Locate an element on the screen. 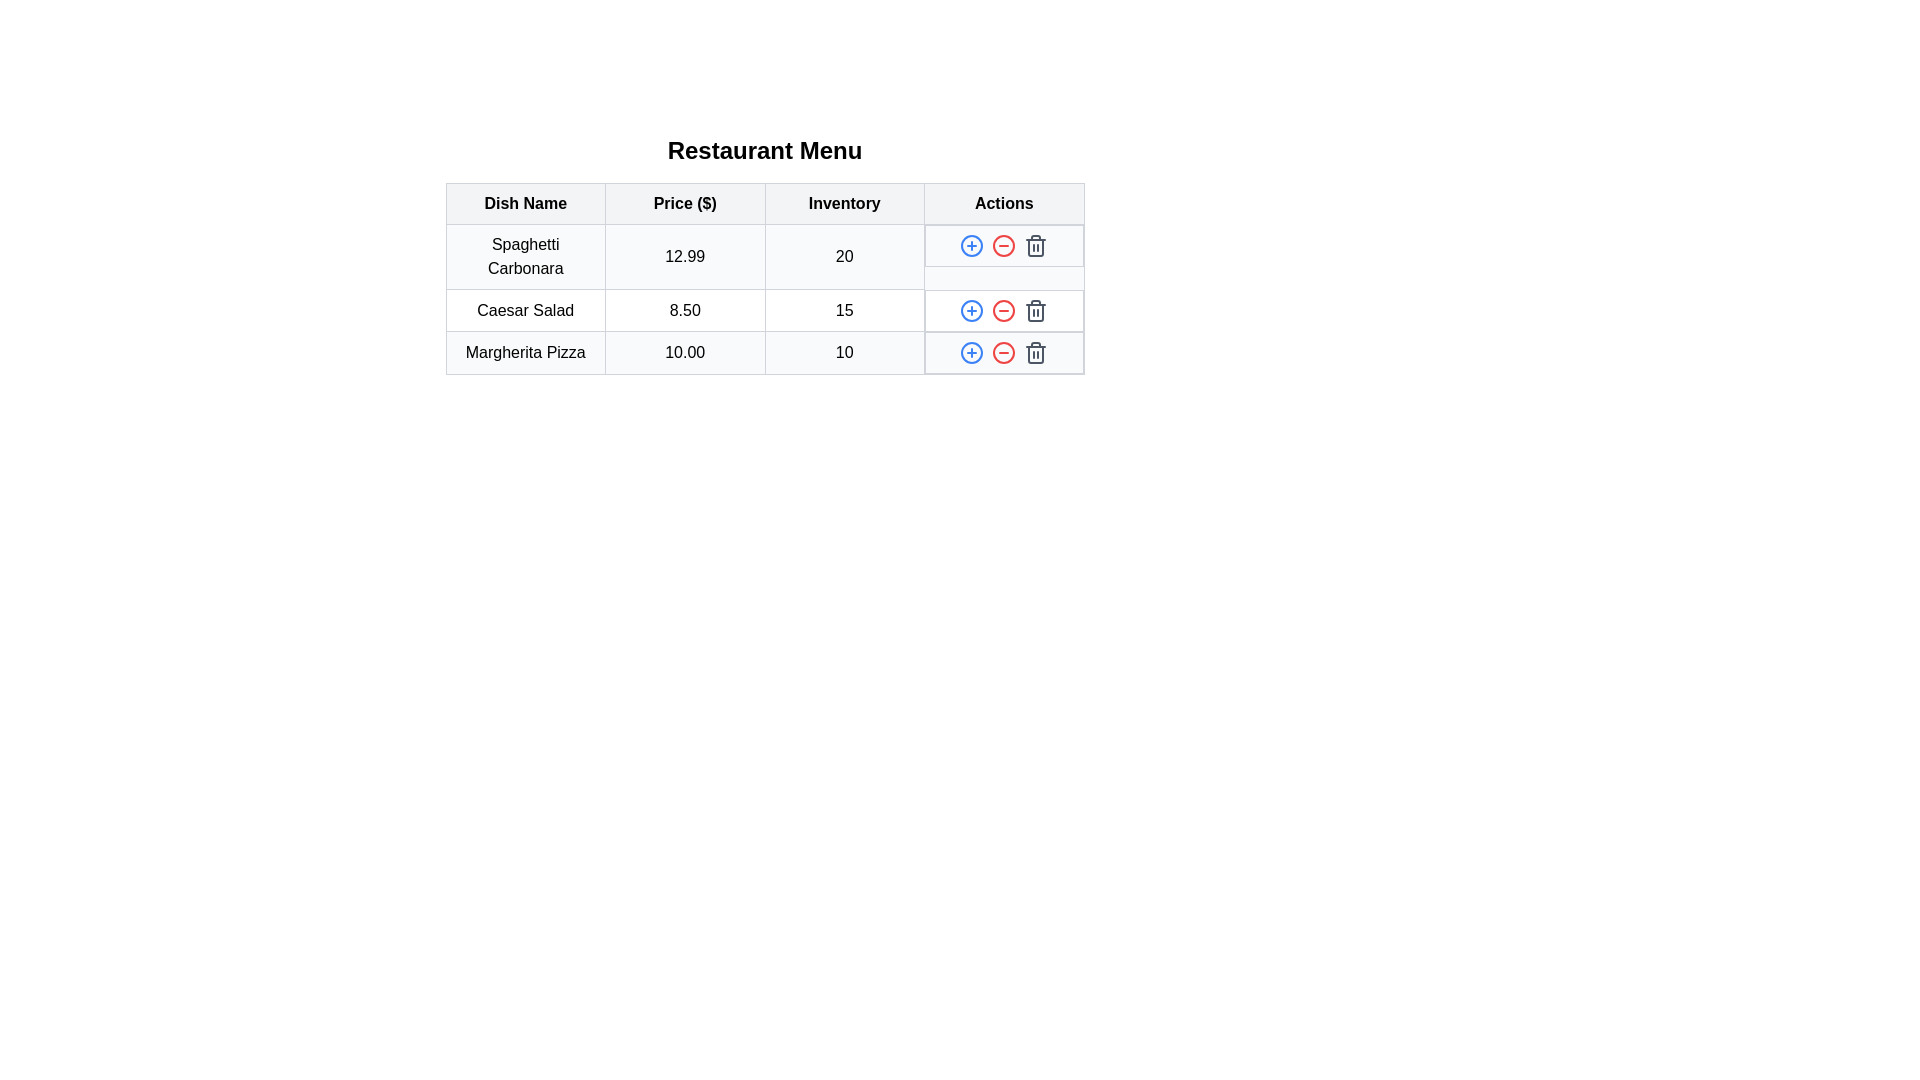 This screenshot has width=1920, height=1080. the trash icon for the menu item Spaghetti Carbonara is located at coordinates (1036, 245).